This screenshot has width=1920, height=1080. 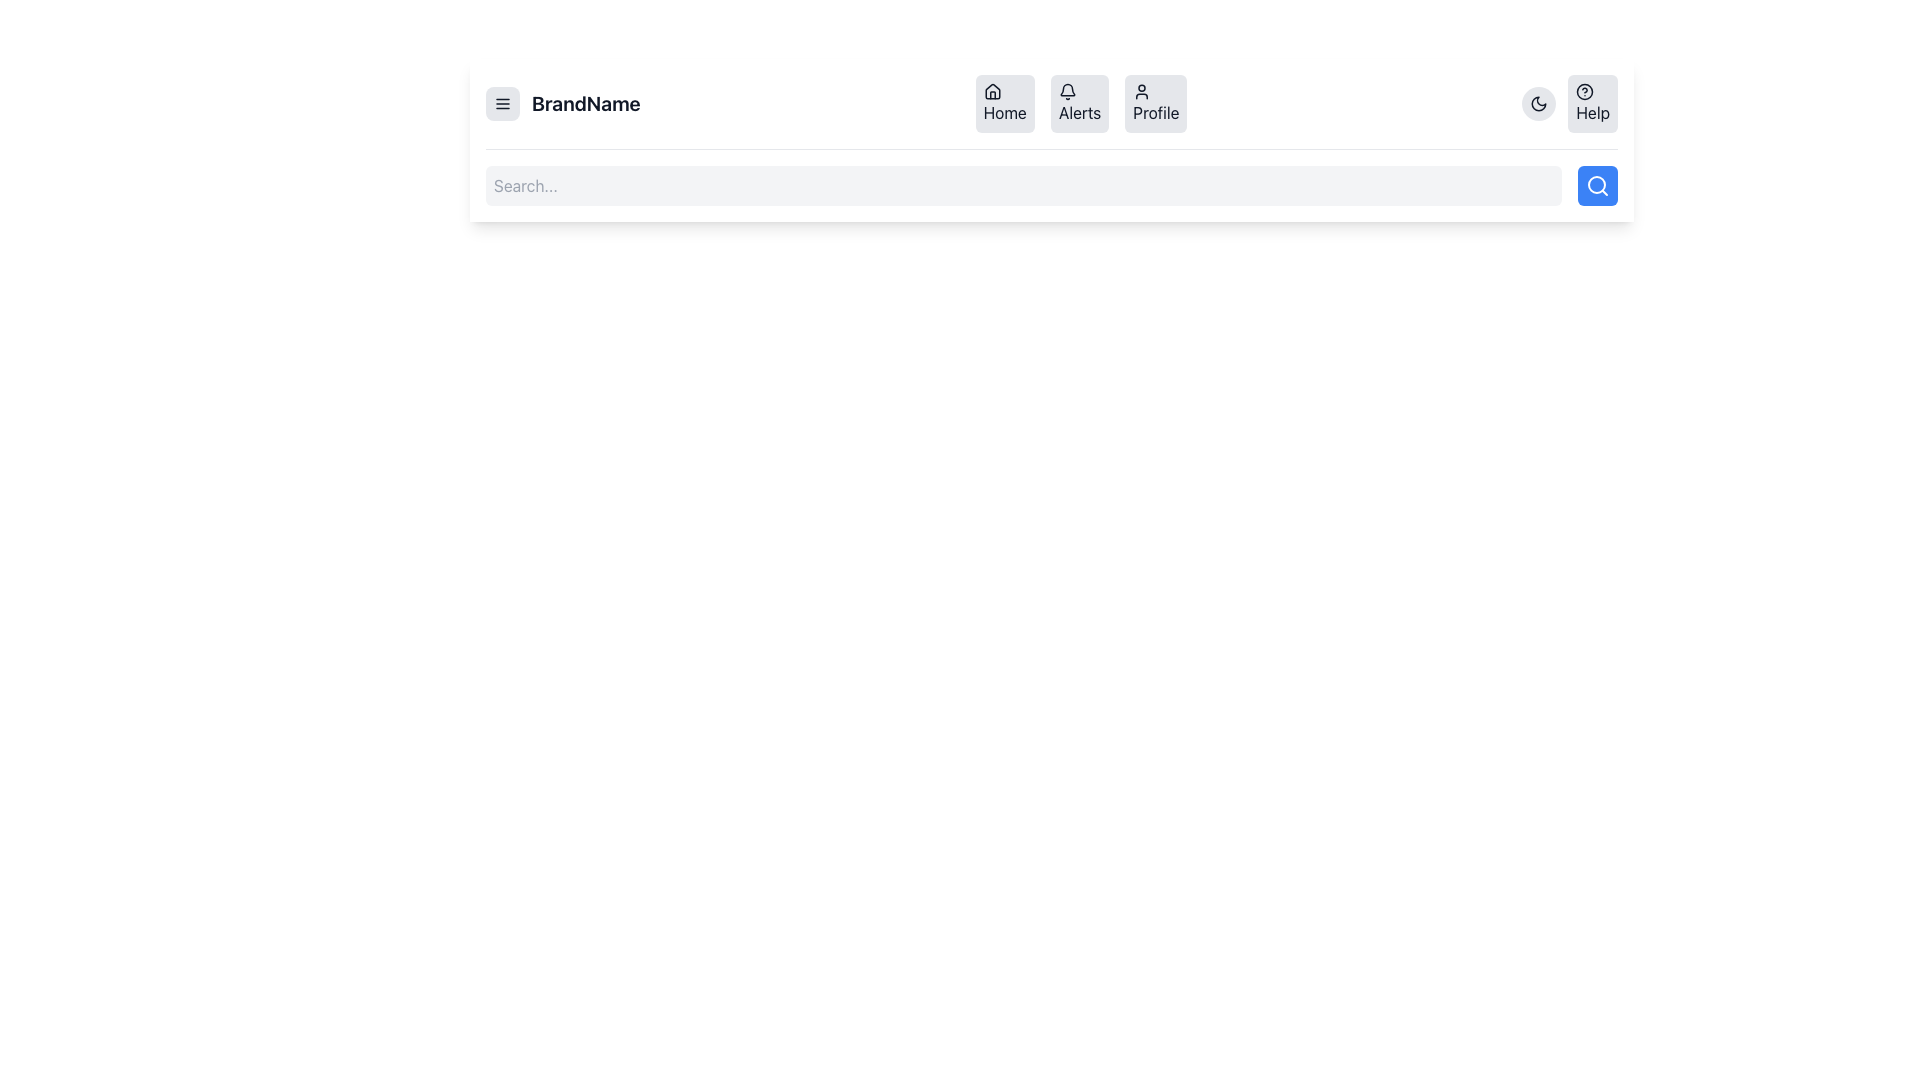 What do you see at coordinates (585, 104) in the screenshot?
I see `the text label displaying the brand name, located in the top-left corner of the interface, to the right of the menu icon and above the search bar` at bounding box center [585, 104].